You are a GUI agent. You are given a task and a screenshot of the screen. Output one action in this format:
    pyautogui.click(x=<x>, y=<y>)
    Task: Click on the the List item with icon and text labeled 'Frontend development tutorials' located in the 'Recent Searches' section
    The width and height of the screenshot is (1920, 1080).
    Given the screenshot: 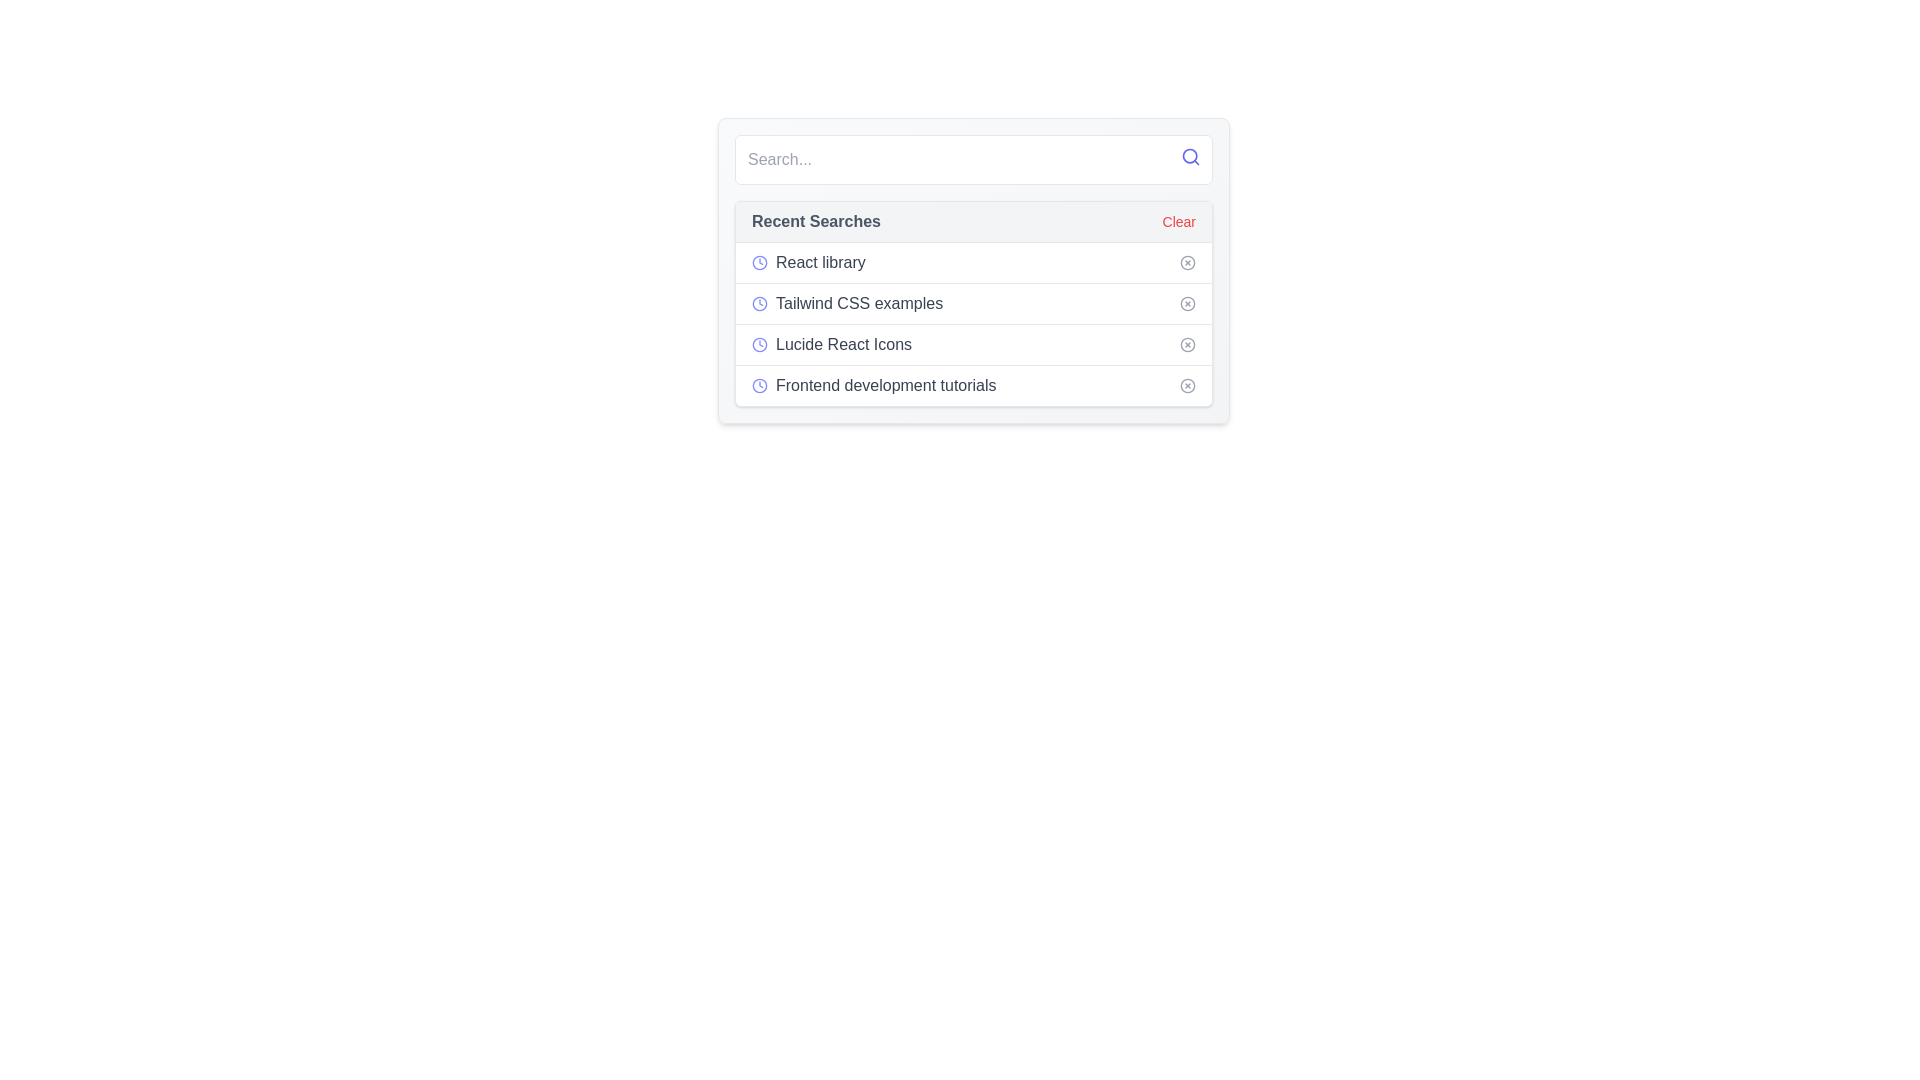 What is the action you would take?
    pyautogui.click(x=874, y=385)
    